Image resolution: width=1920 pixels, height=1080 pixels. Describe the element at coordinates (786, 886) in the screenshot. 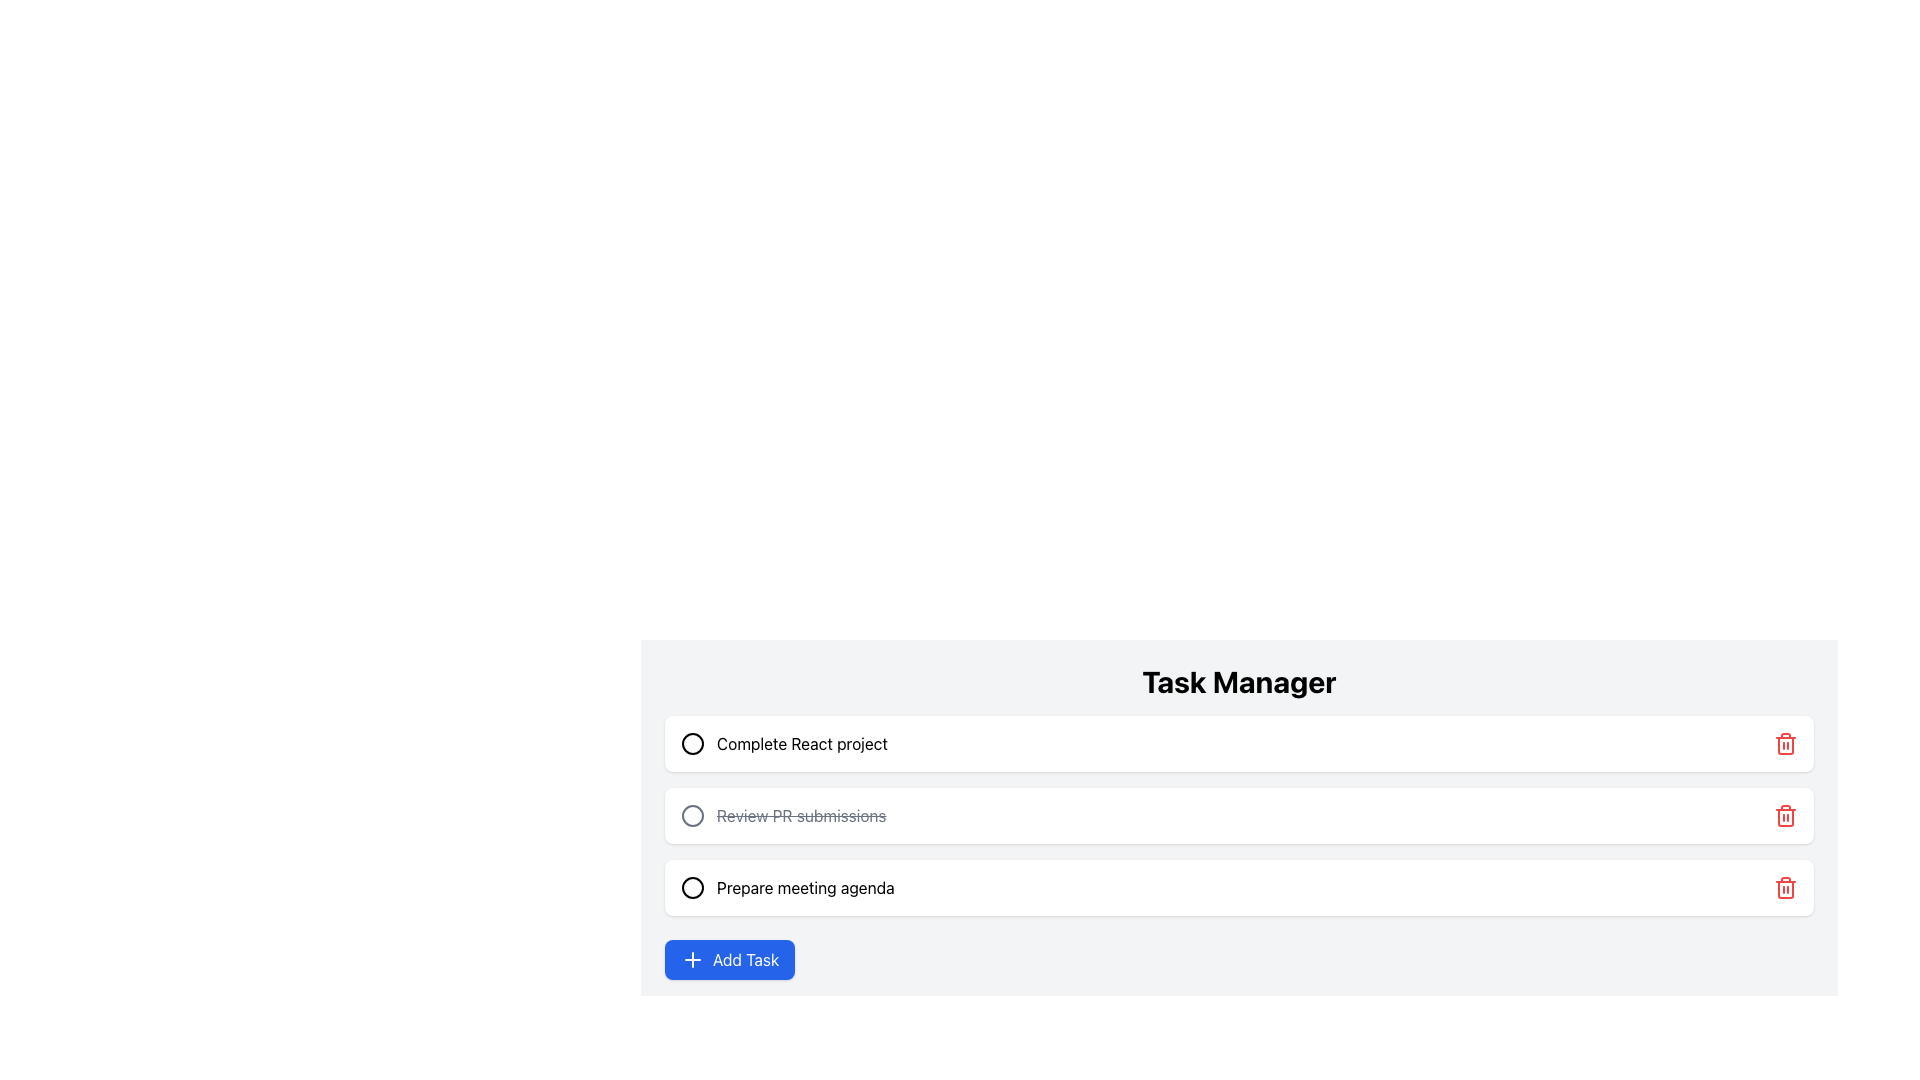

I see `the task item element labeled 'Prepare meeting agenda'` at that location.